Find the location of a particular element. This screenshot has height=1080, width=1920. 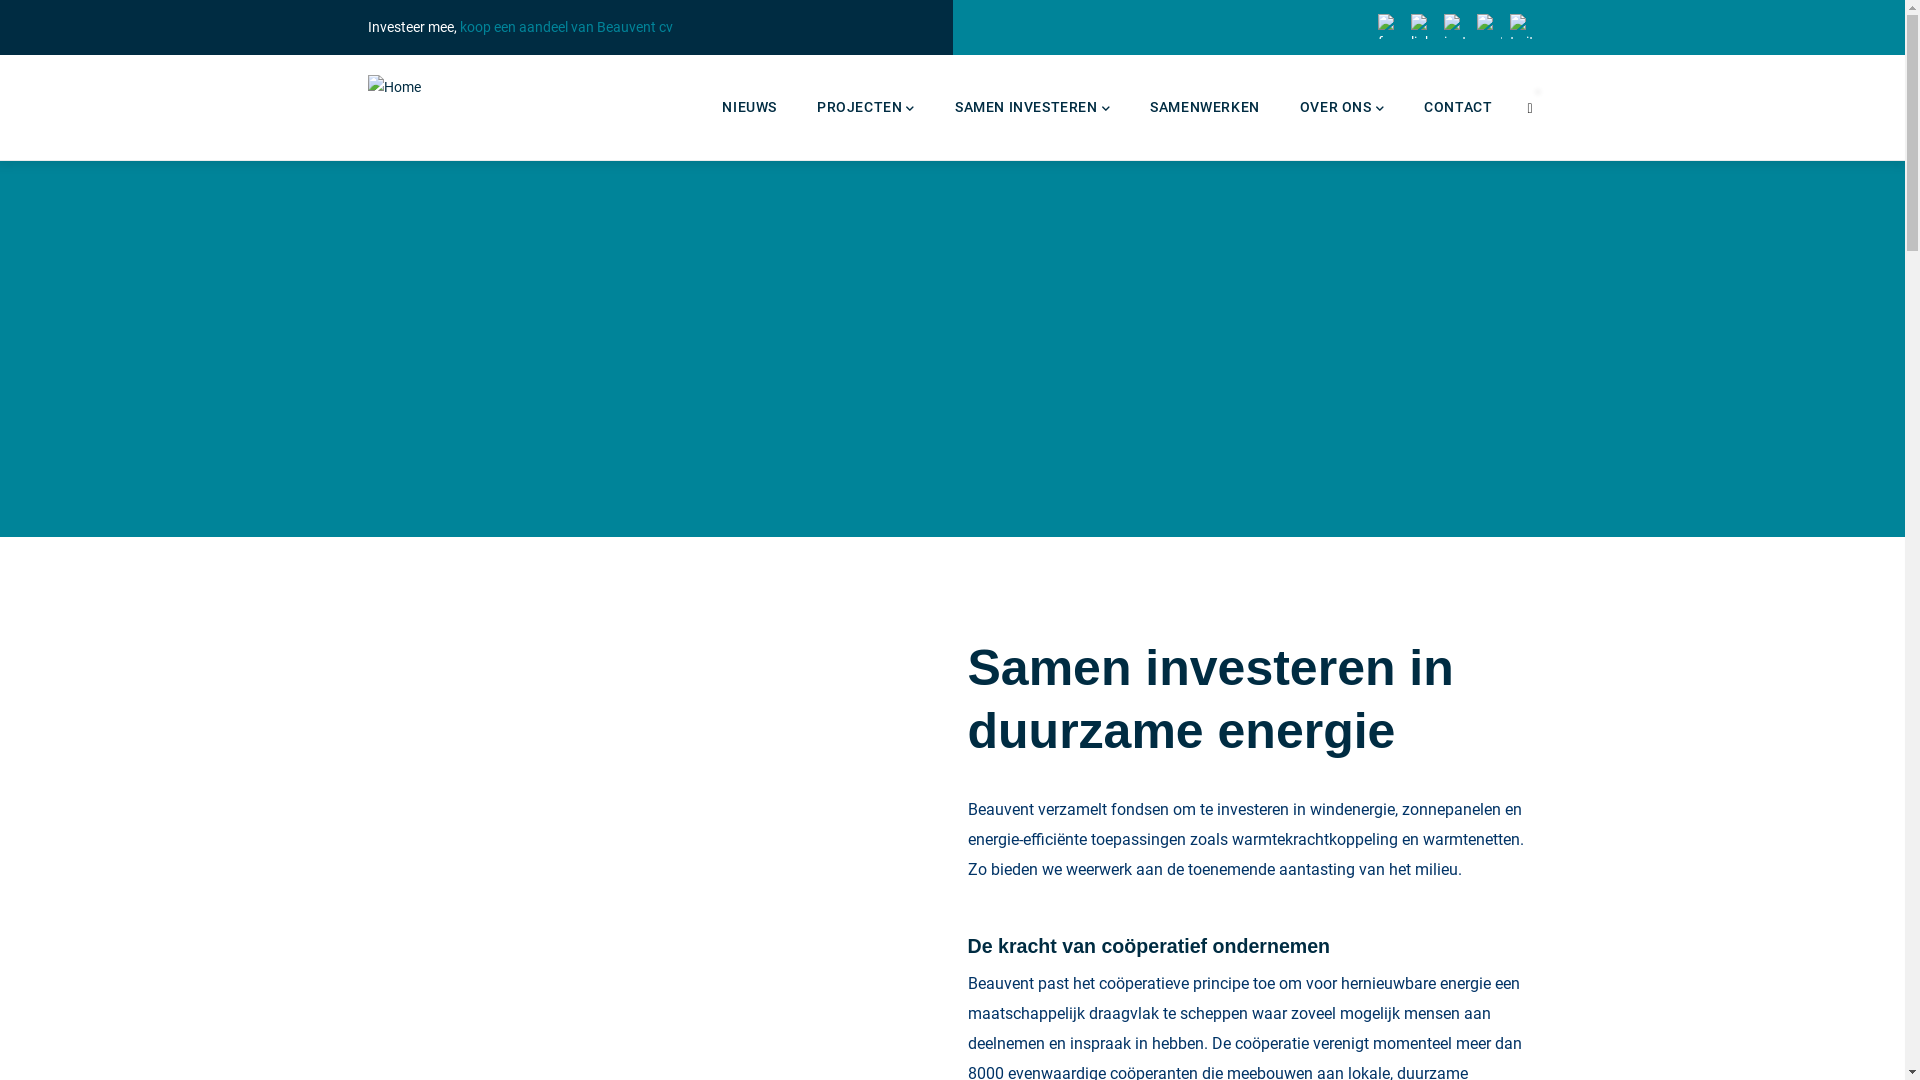

'OVER ONS' is located at coordinates (1280, 107).